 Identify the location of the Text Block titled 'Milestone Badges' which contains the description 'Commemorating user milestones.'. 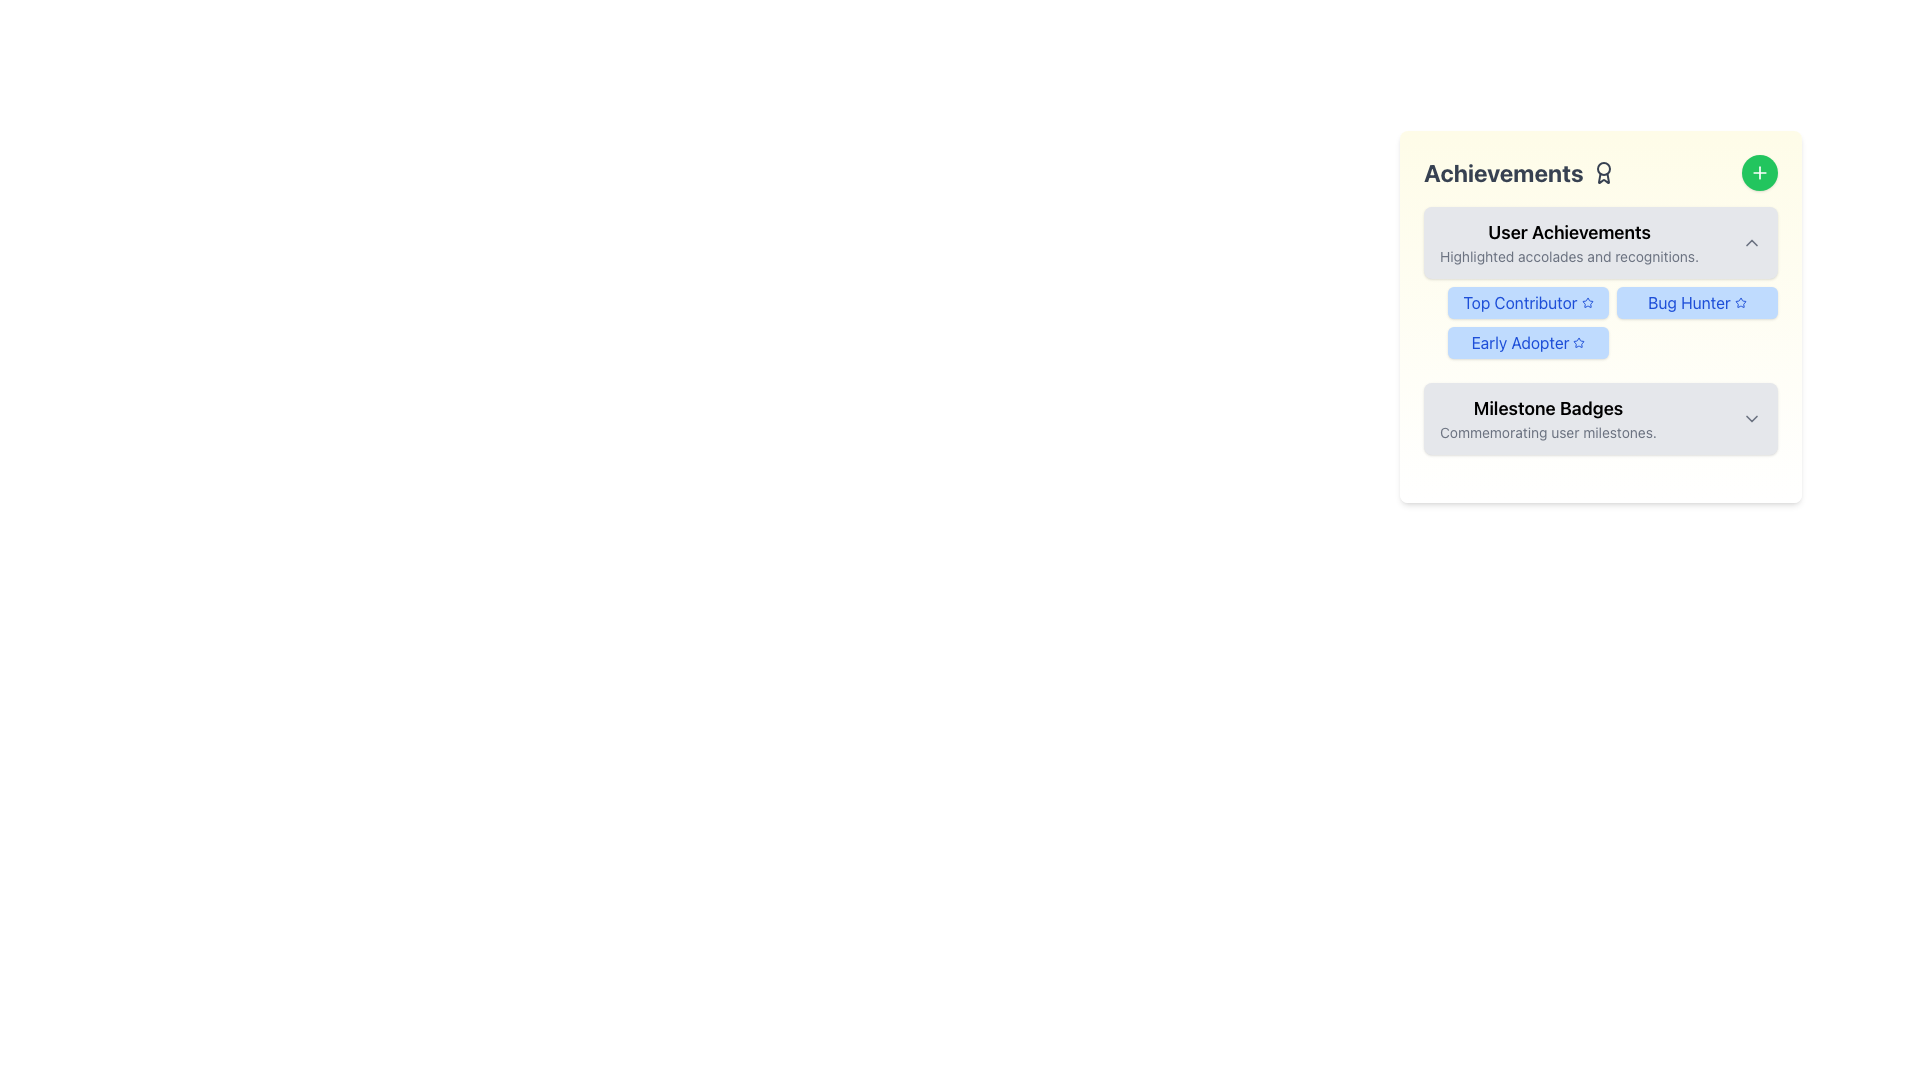
(1547, 418).